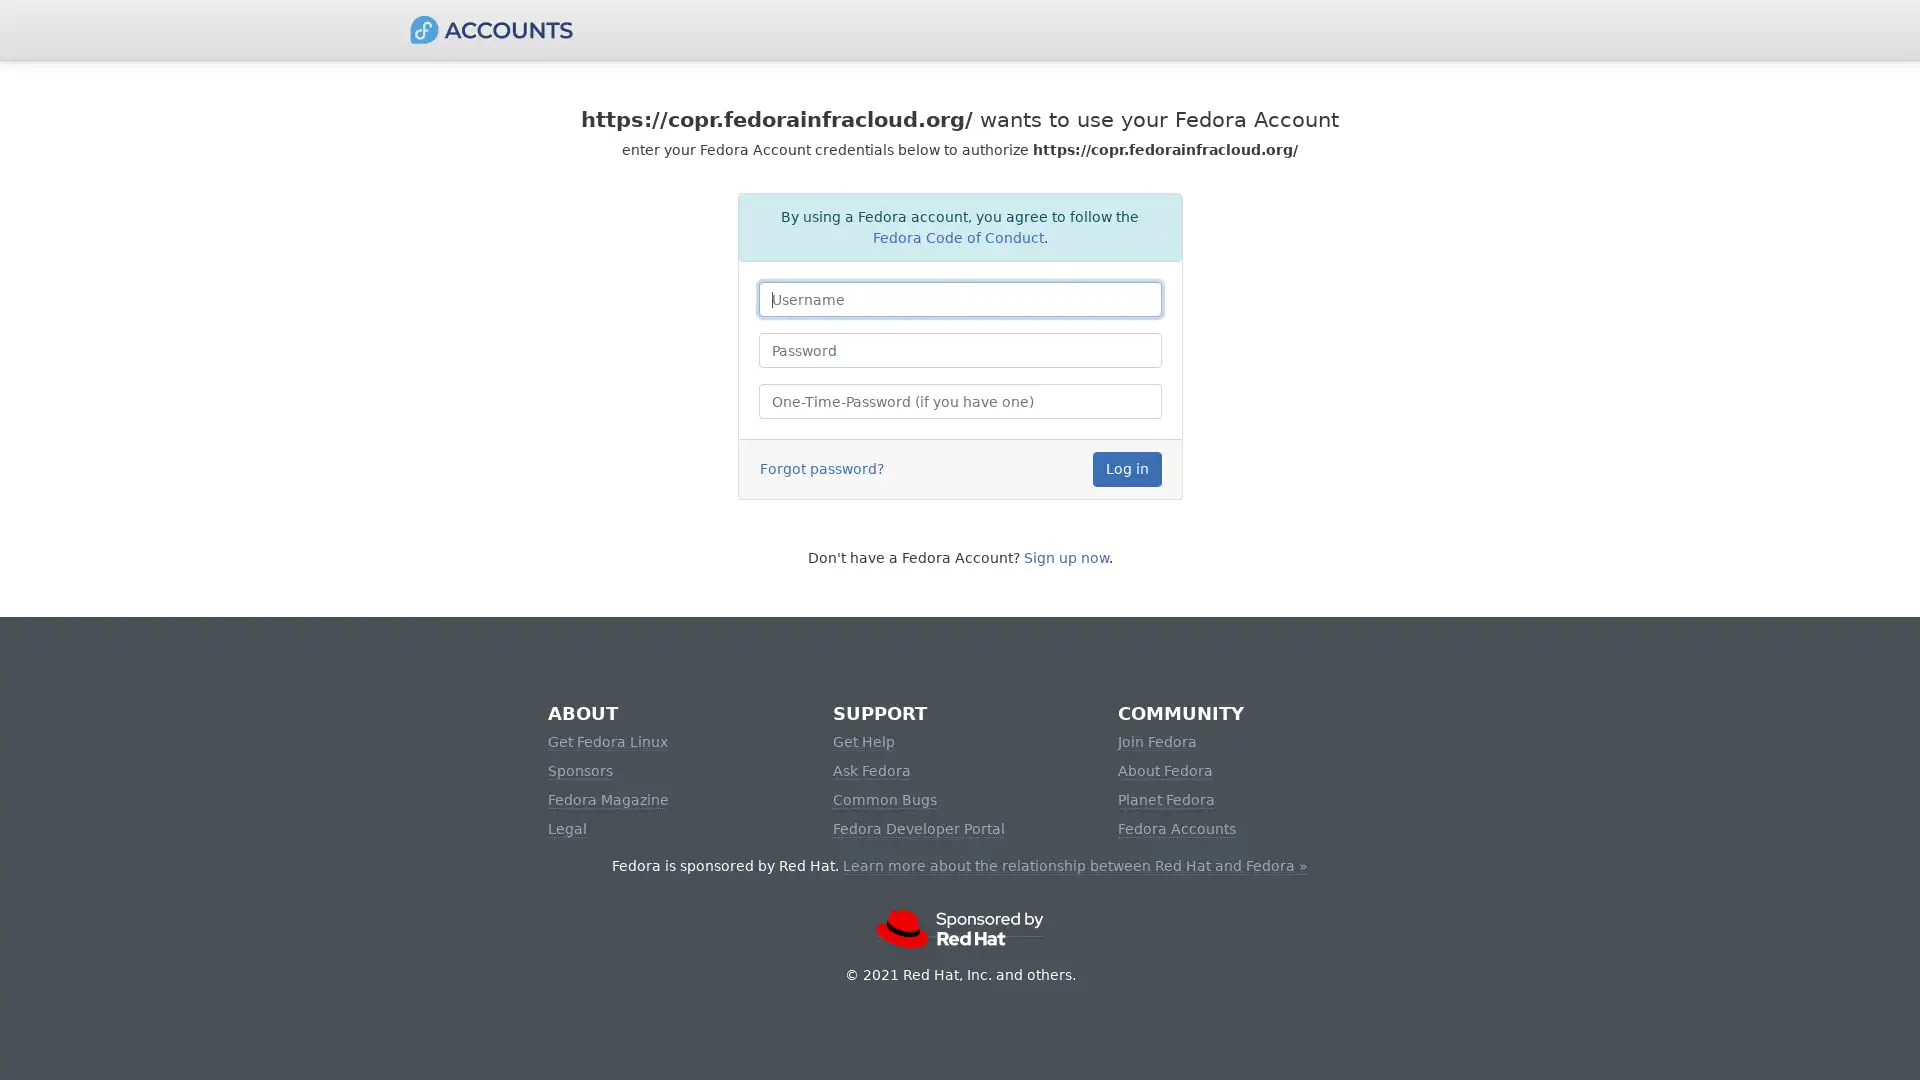  What do you see at coordinates (1126, 469) in the screenshot?
I see `Log in` at bounding box center [1126, 469].